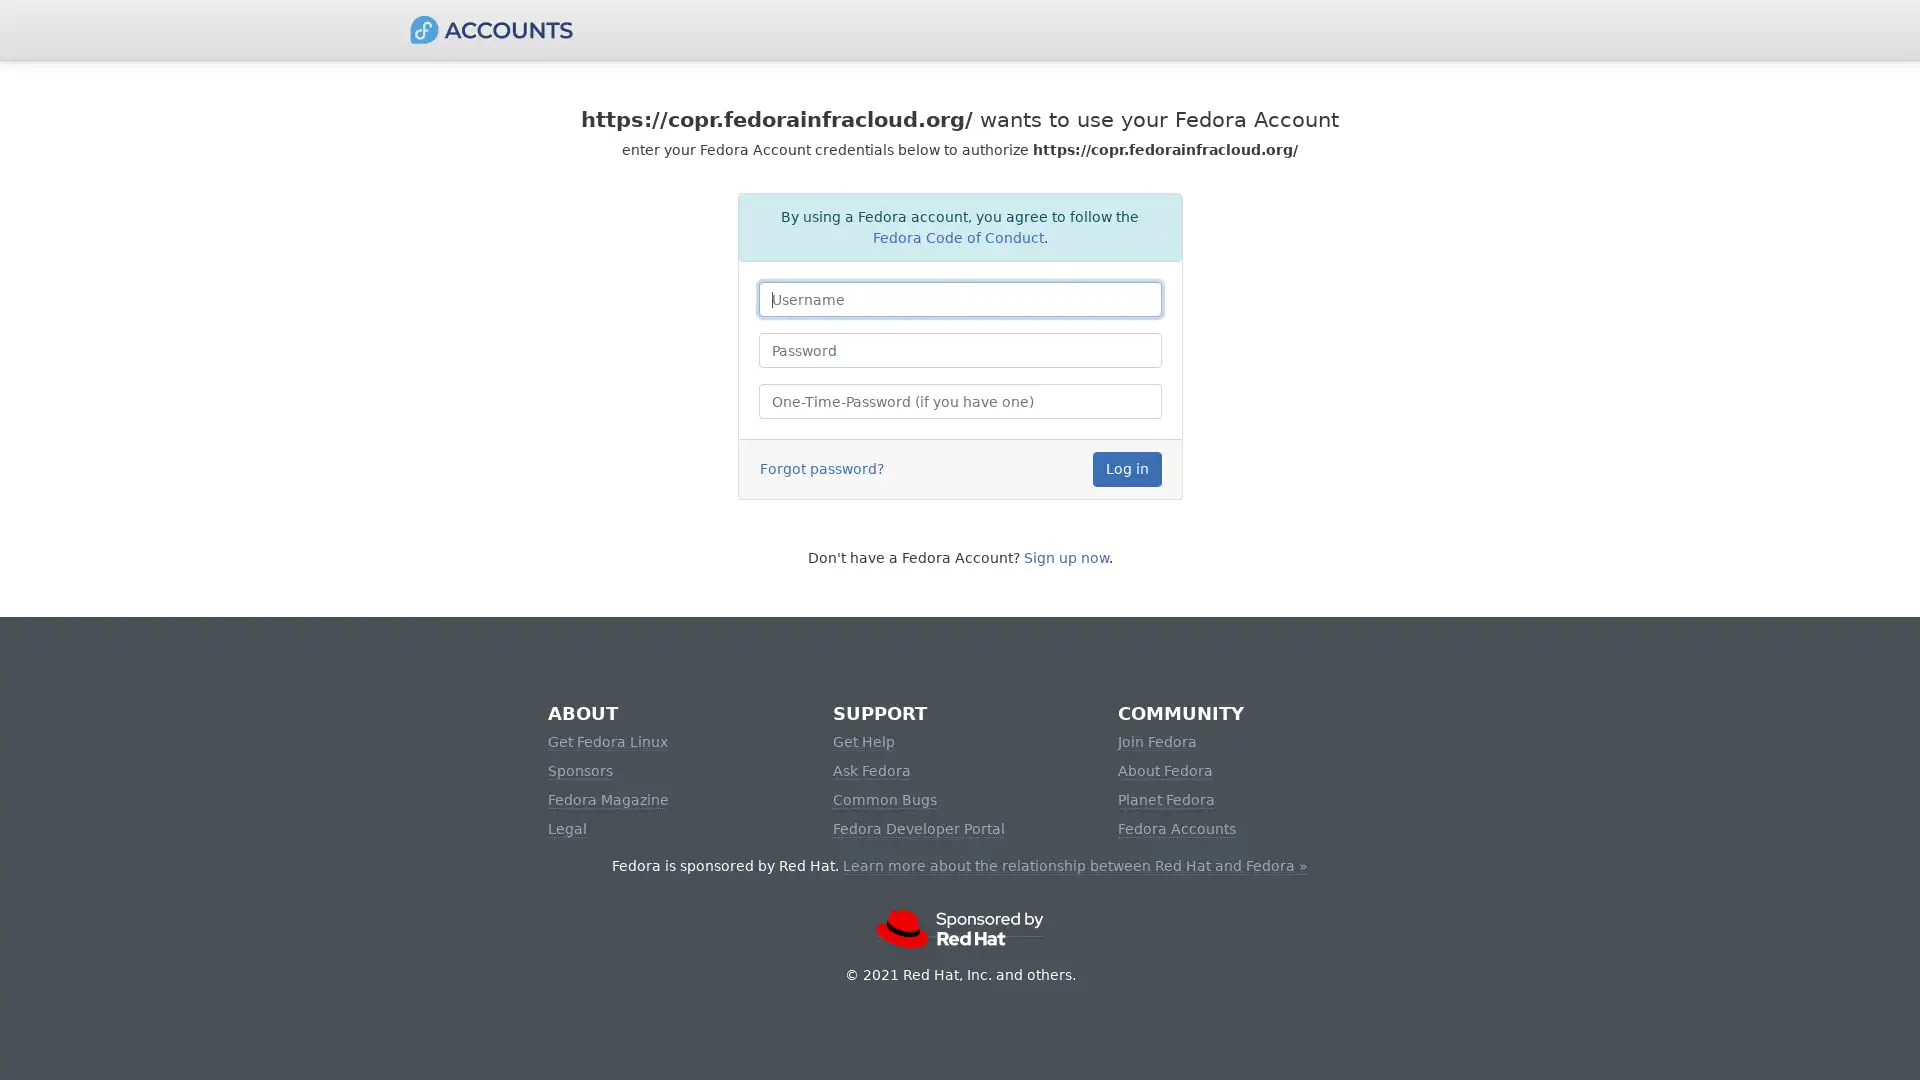  What do you see at coordinates (1126, 469) in the screenshot?
I see `Log in` at bounding box center [1126, 469].